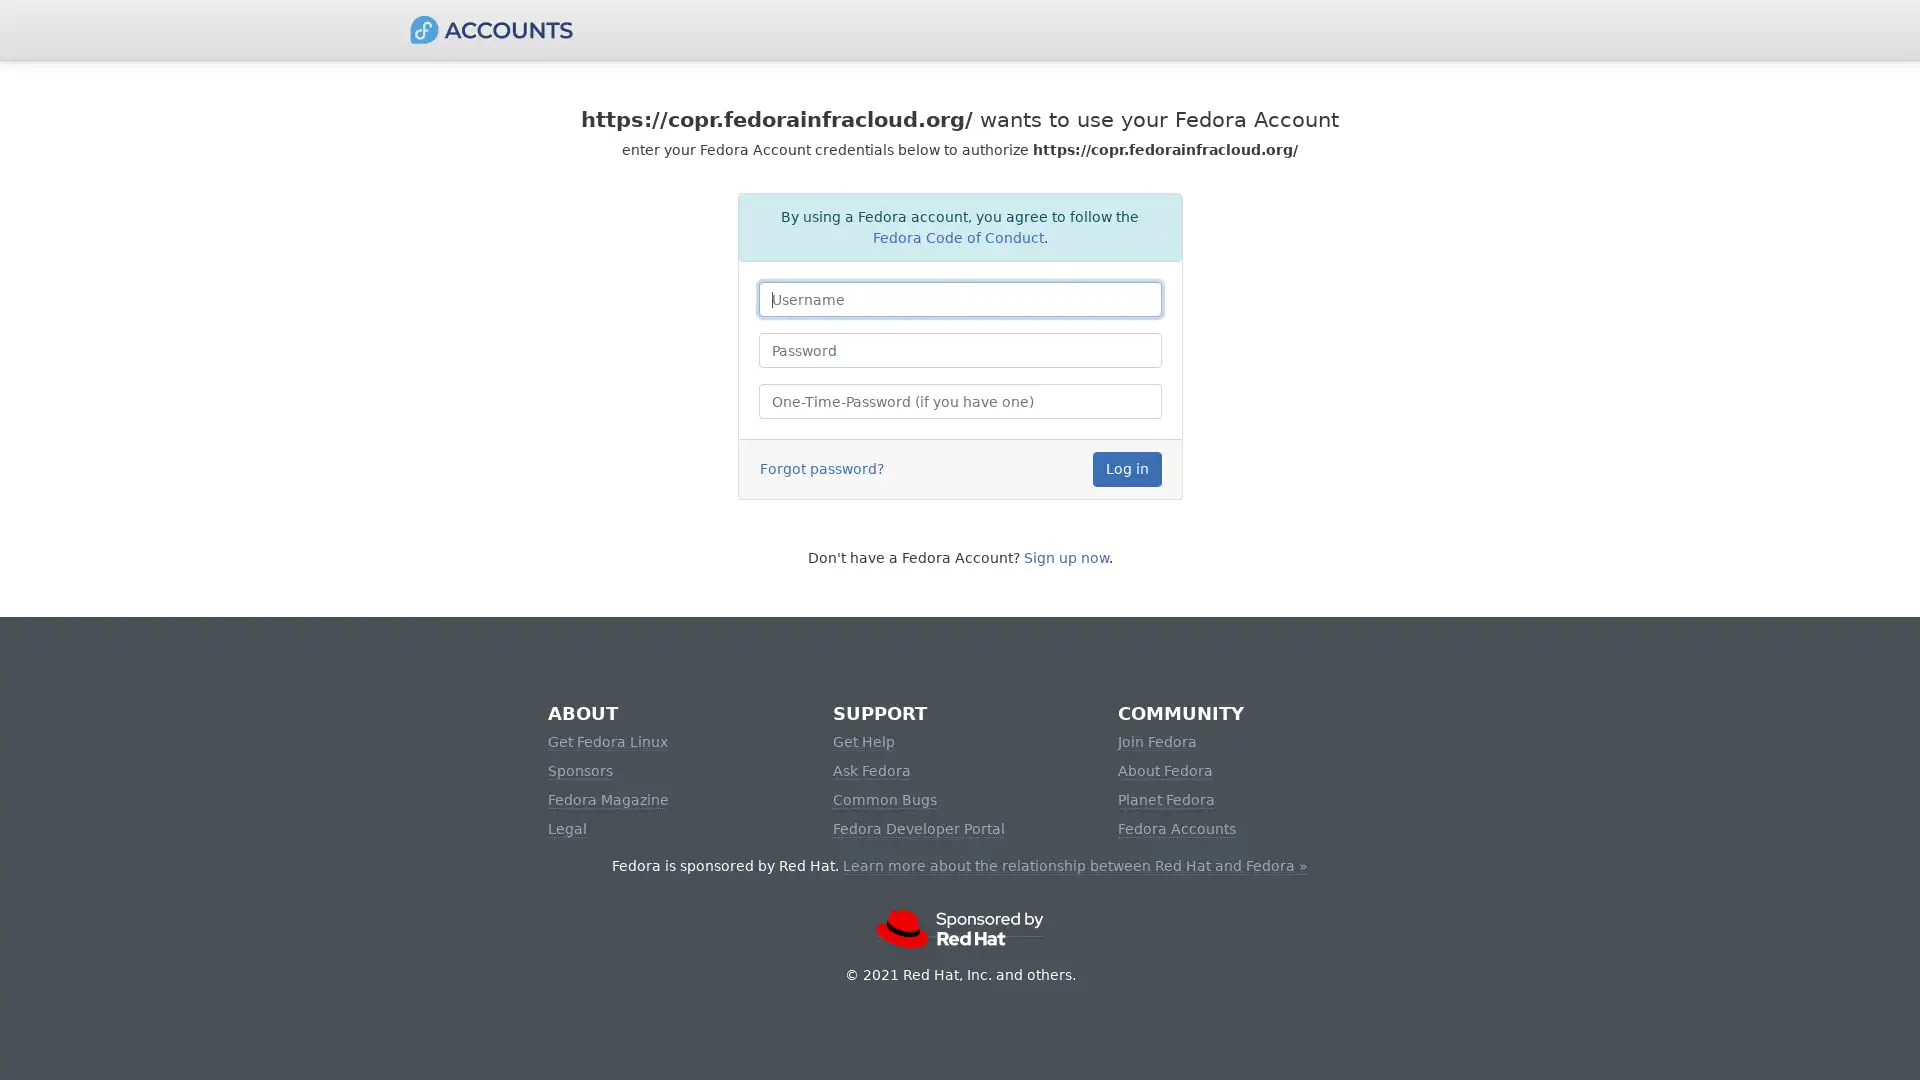  What do you see at coordinates (1126, 469) in the screenshot?
I see `Log in` at bounding box center [1126, 469].